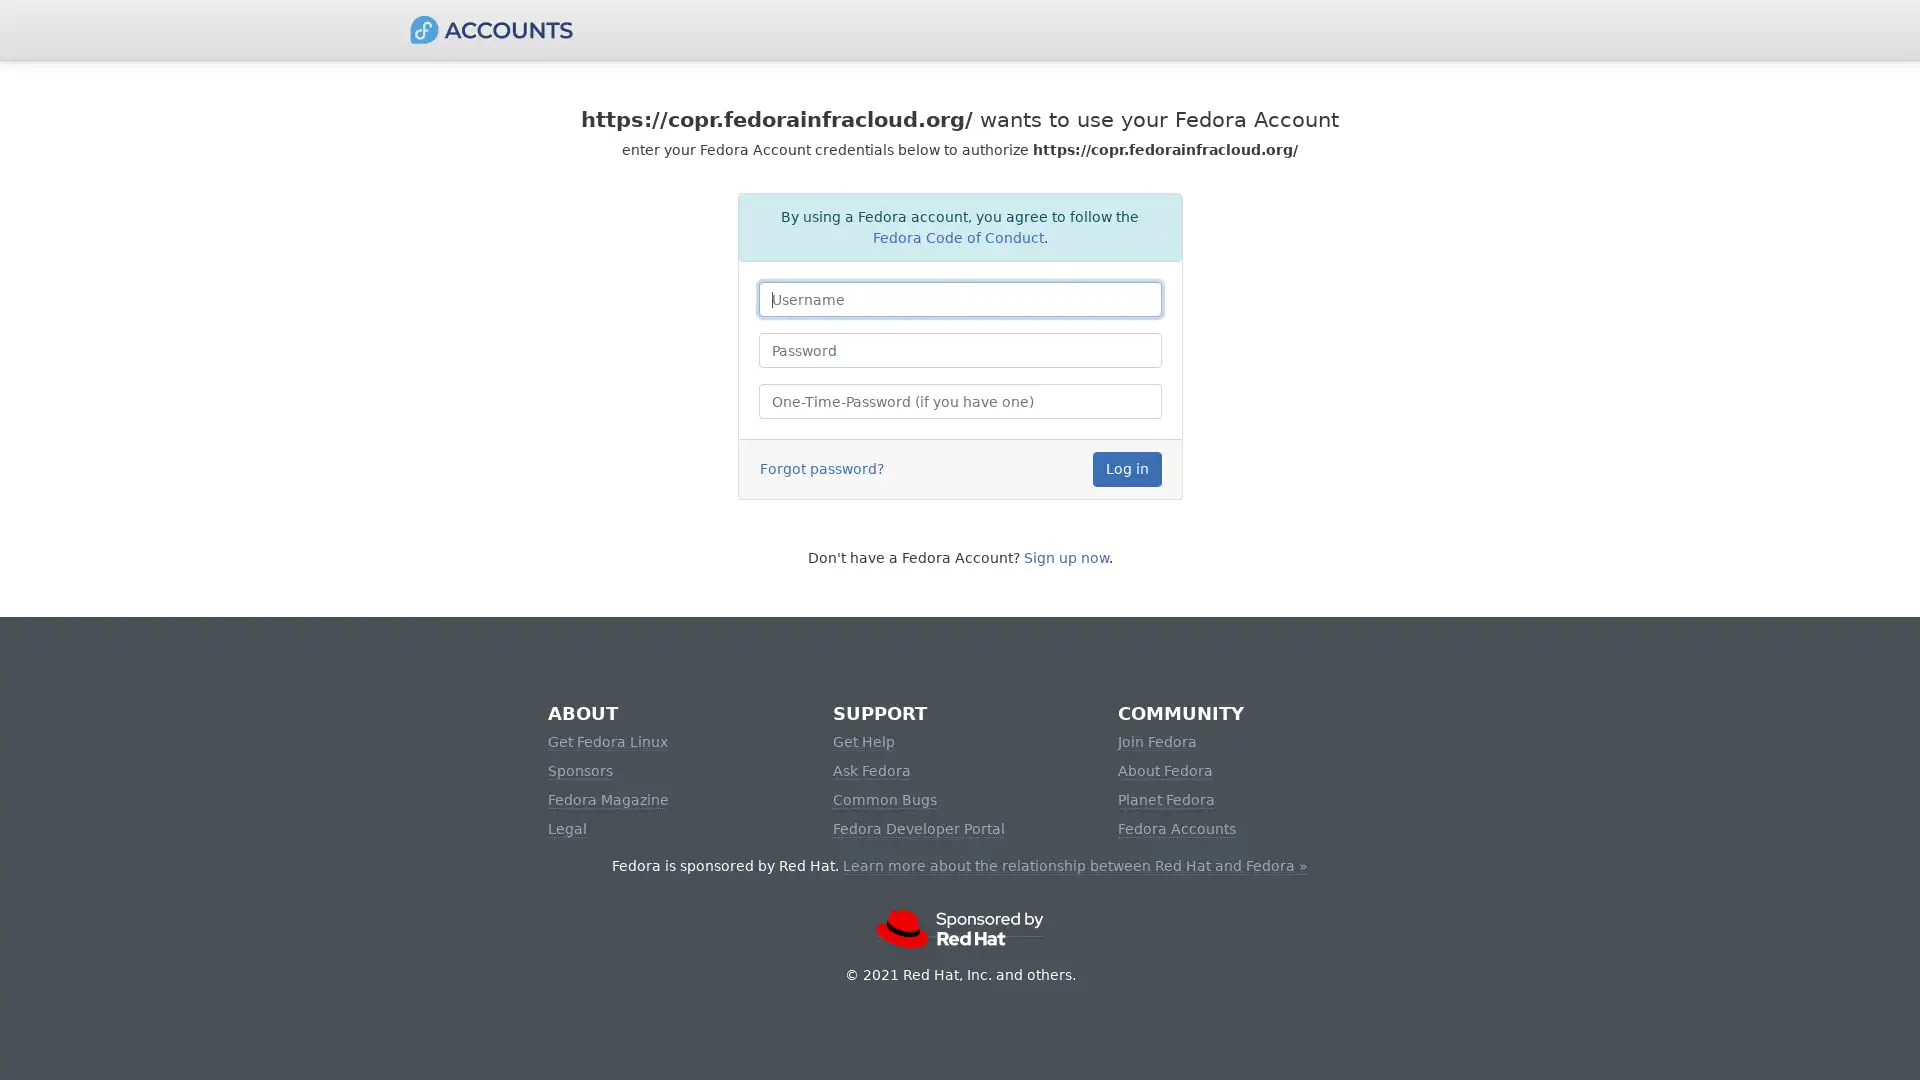  What do you see at coordinates (1126, 469) in the screenshot?
I see `Log in` at bounding box center [1126, 469].